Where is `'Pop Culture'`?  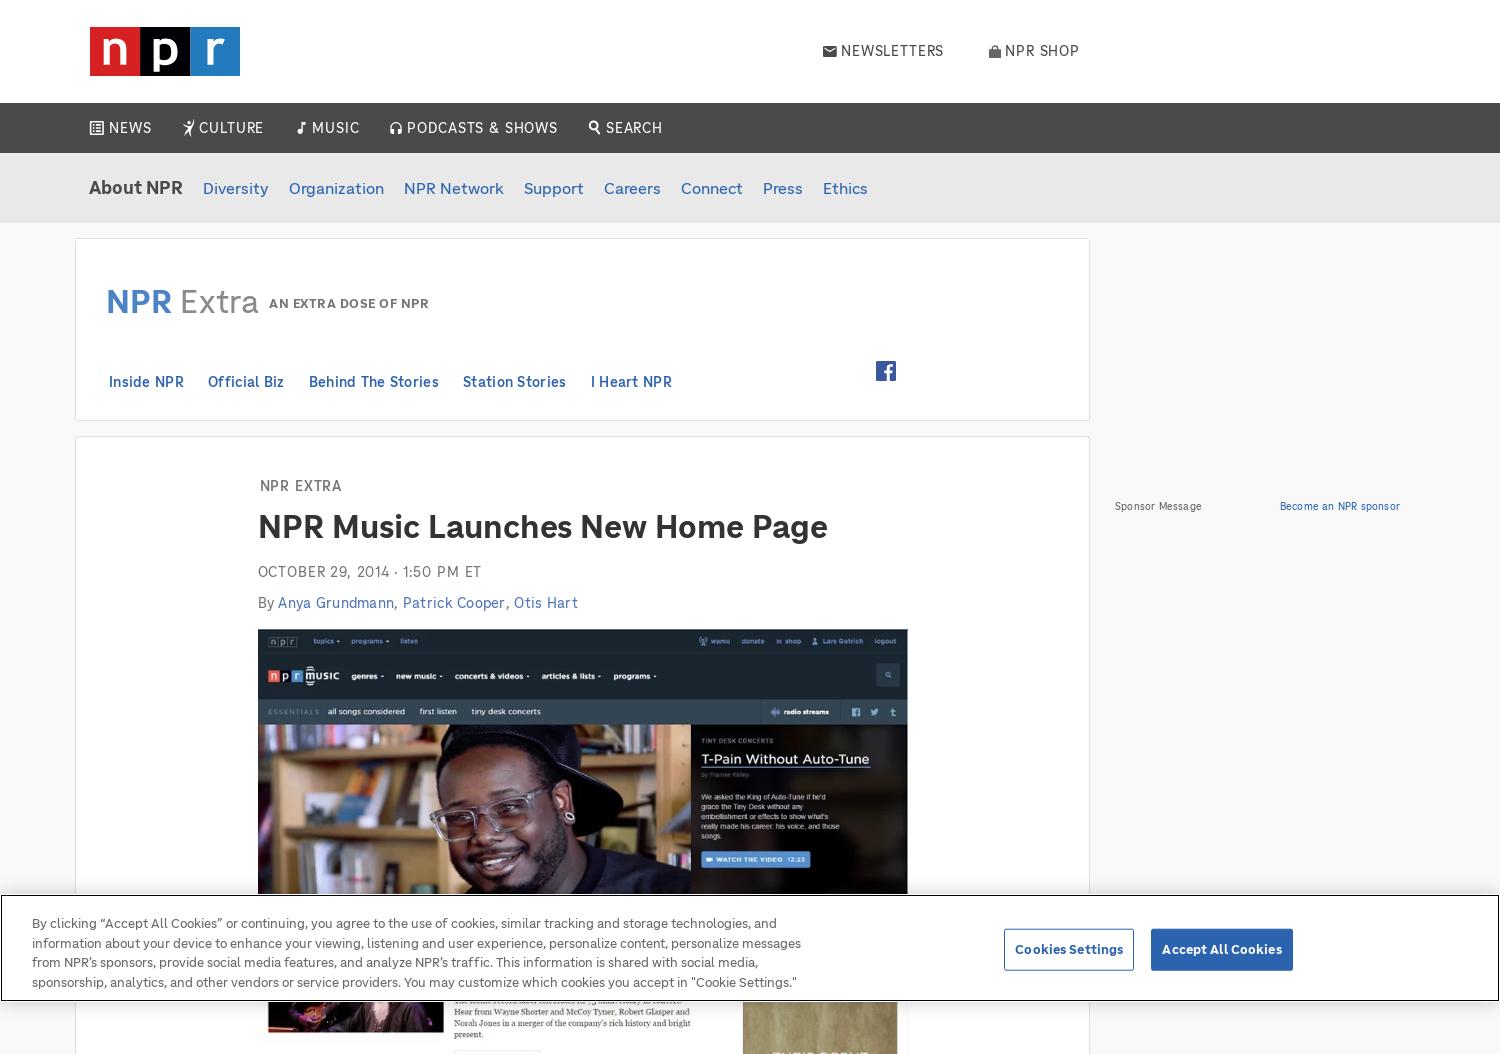 'Pop Culture' is located at coordinates (384, 237).